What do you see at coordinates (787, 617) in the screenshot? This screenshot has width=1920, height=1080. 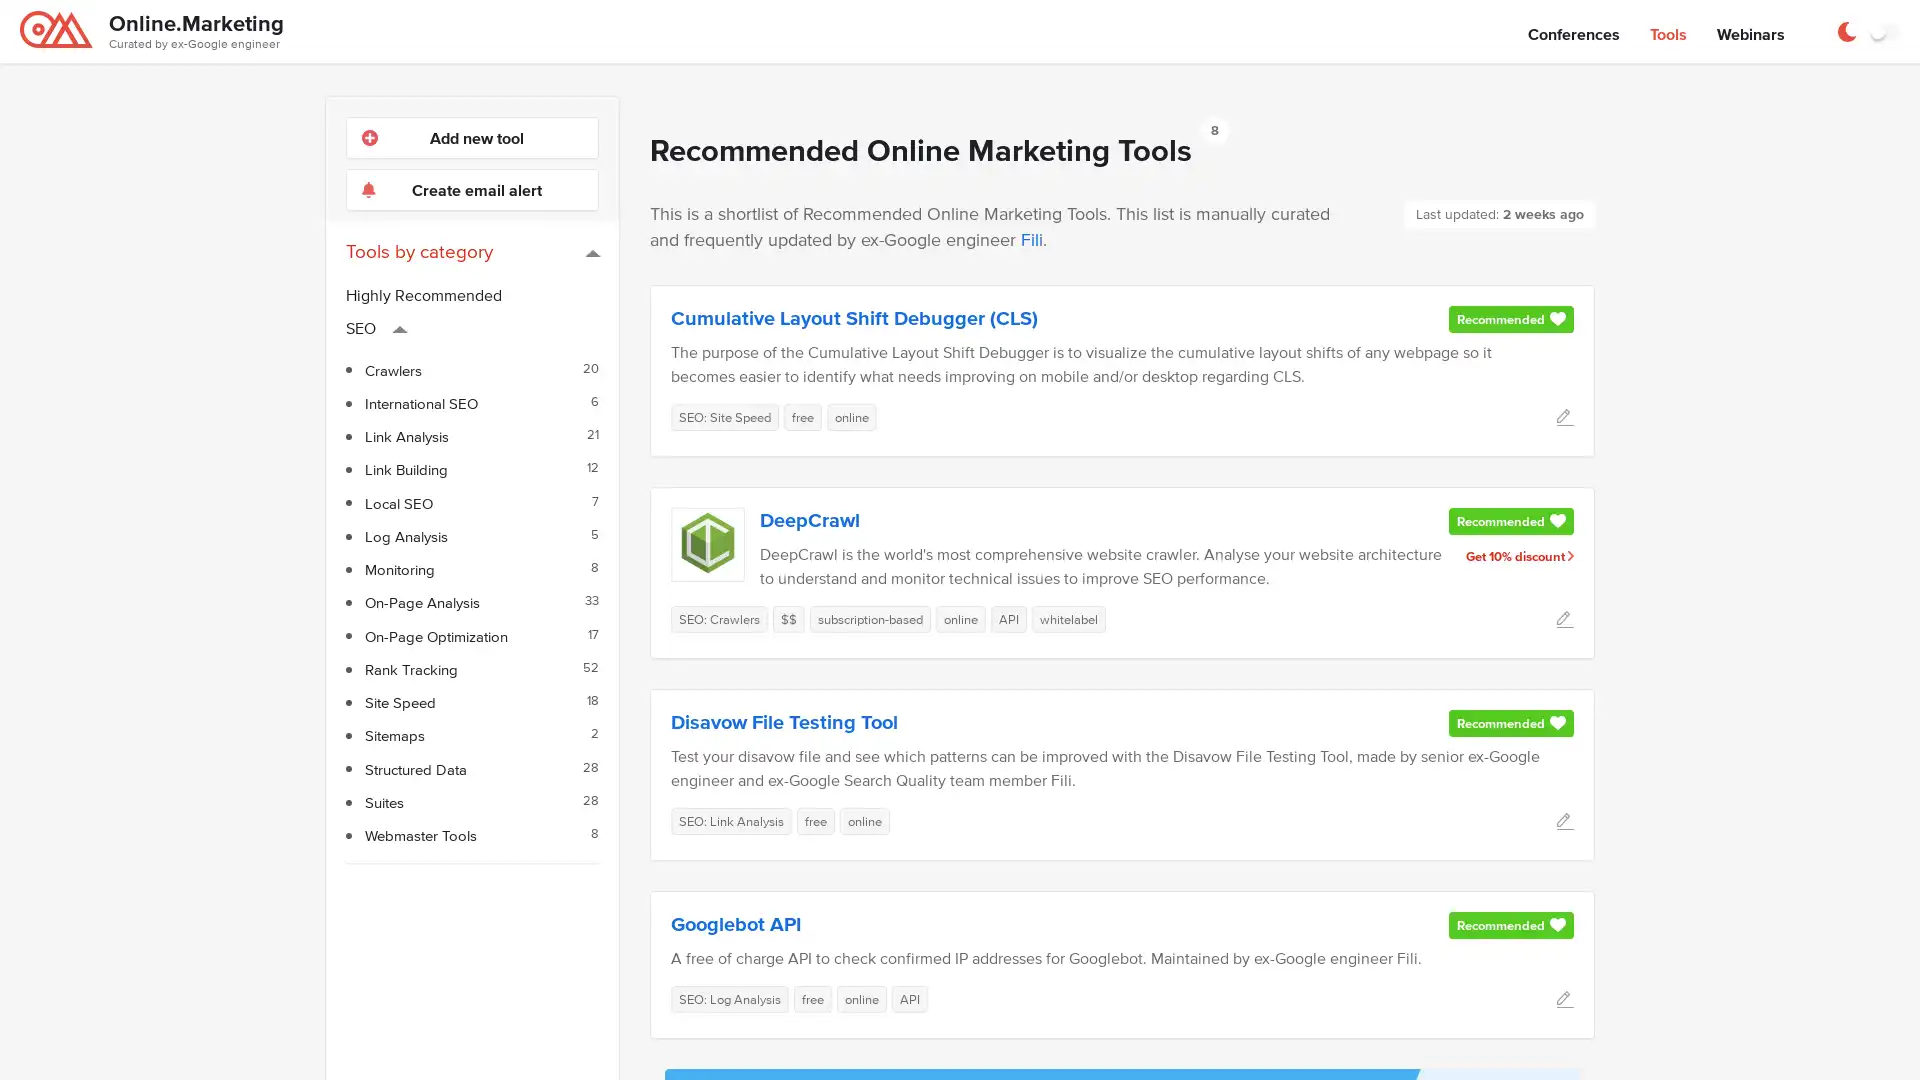 I see `$$` at bounding box center [787, 617].